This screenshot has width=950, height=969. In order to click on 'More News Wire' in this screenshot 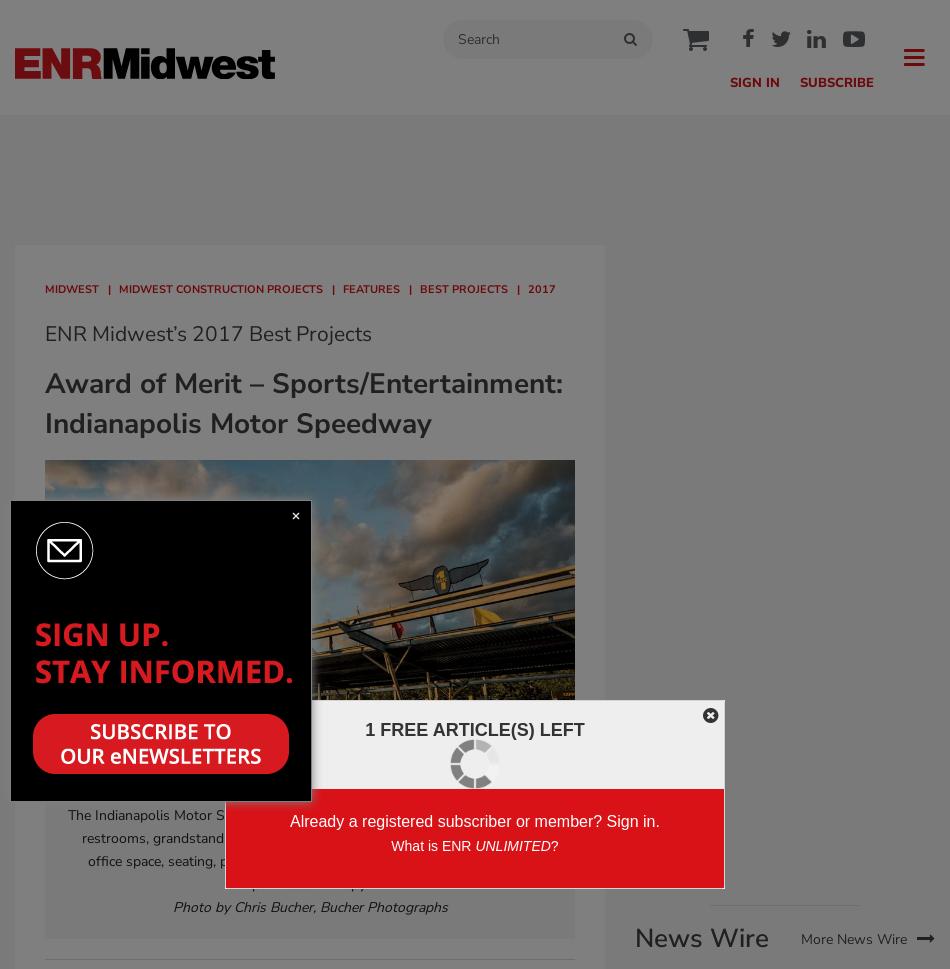, I will do `click(800, 937)`.